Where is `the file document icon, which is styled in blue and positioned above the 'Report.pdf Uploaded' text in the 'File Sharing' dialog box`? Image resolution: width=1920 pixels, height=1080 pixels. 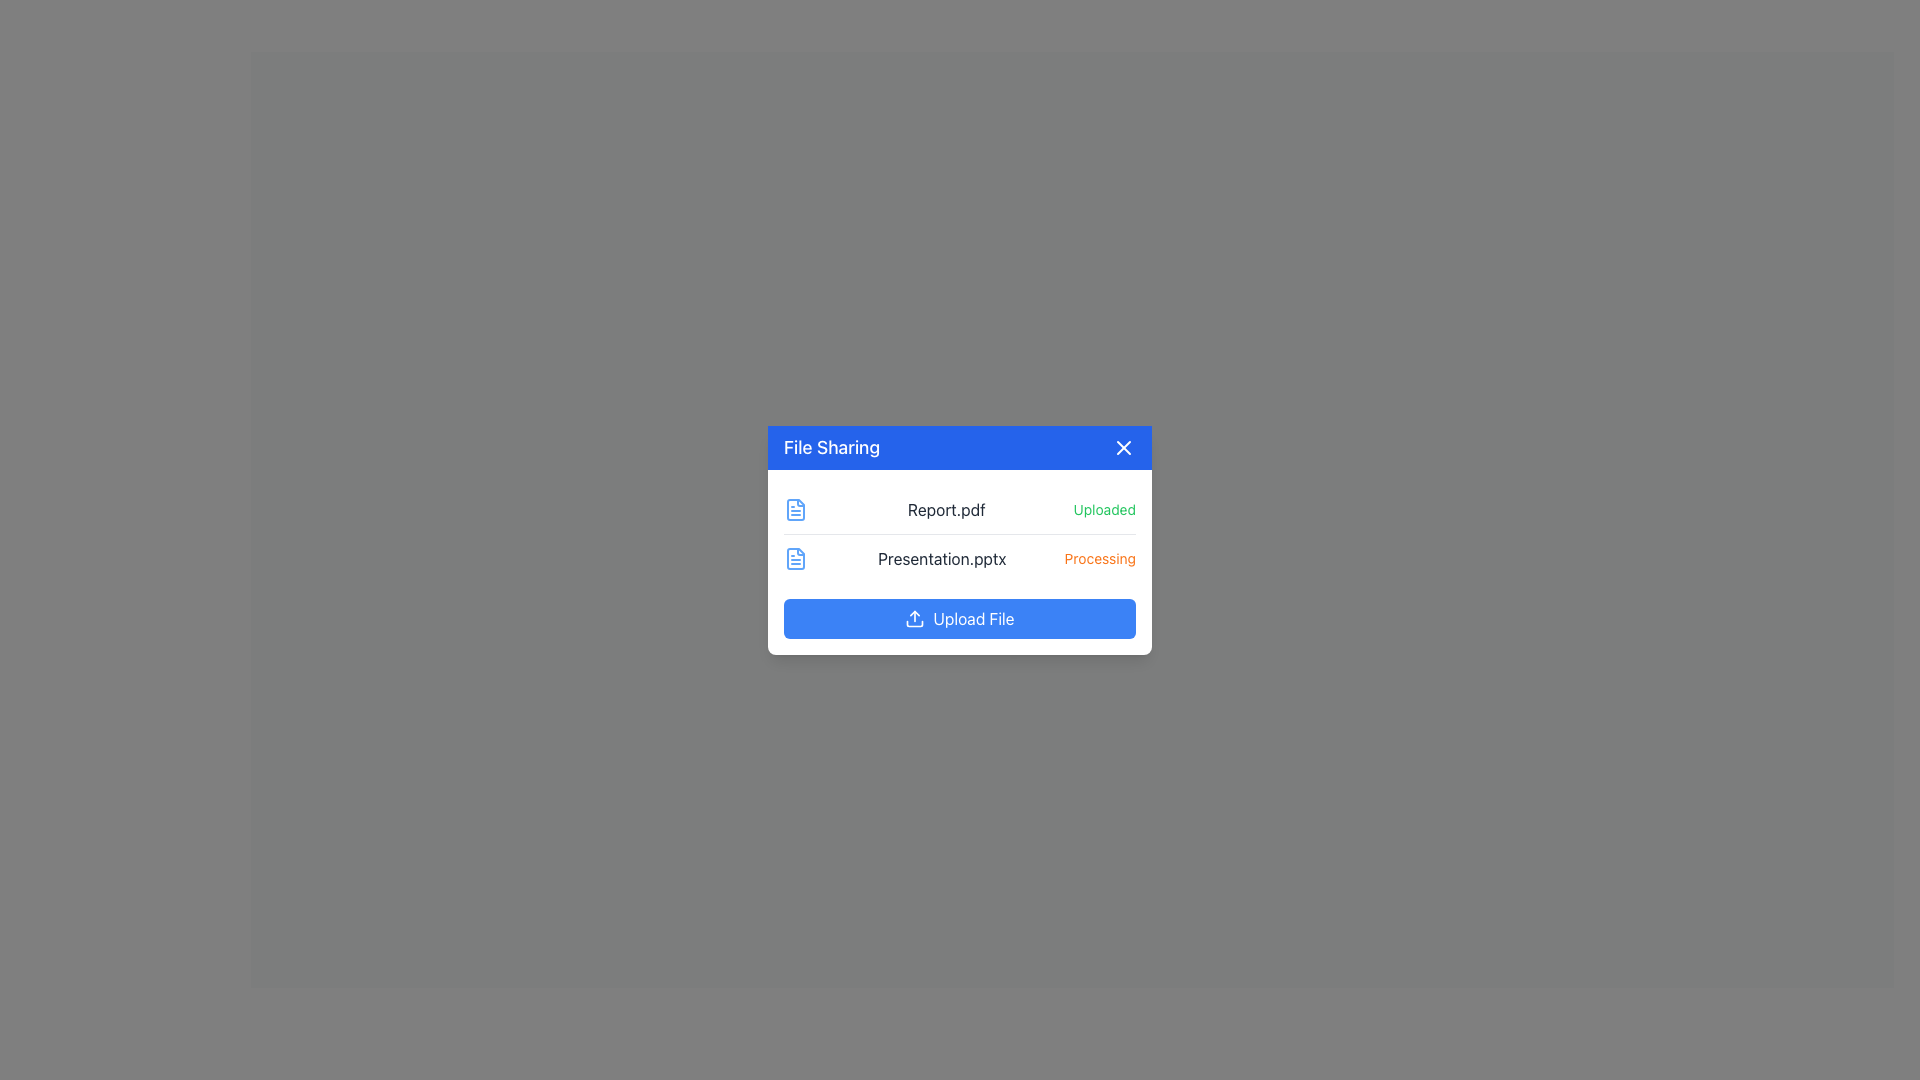
the file document icon, which is styled in blue and positioned above the 'Report.pdf Uploaded' text in the 'File Sharing' dialog box is located at coordinates (795, 508).